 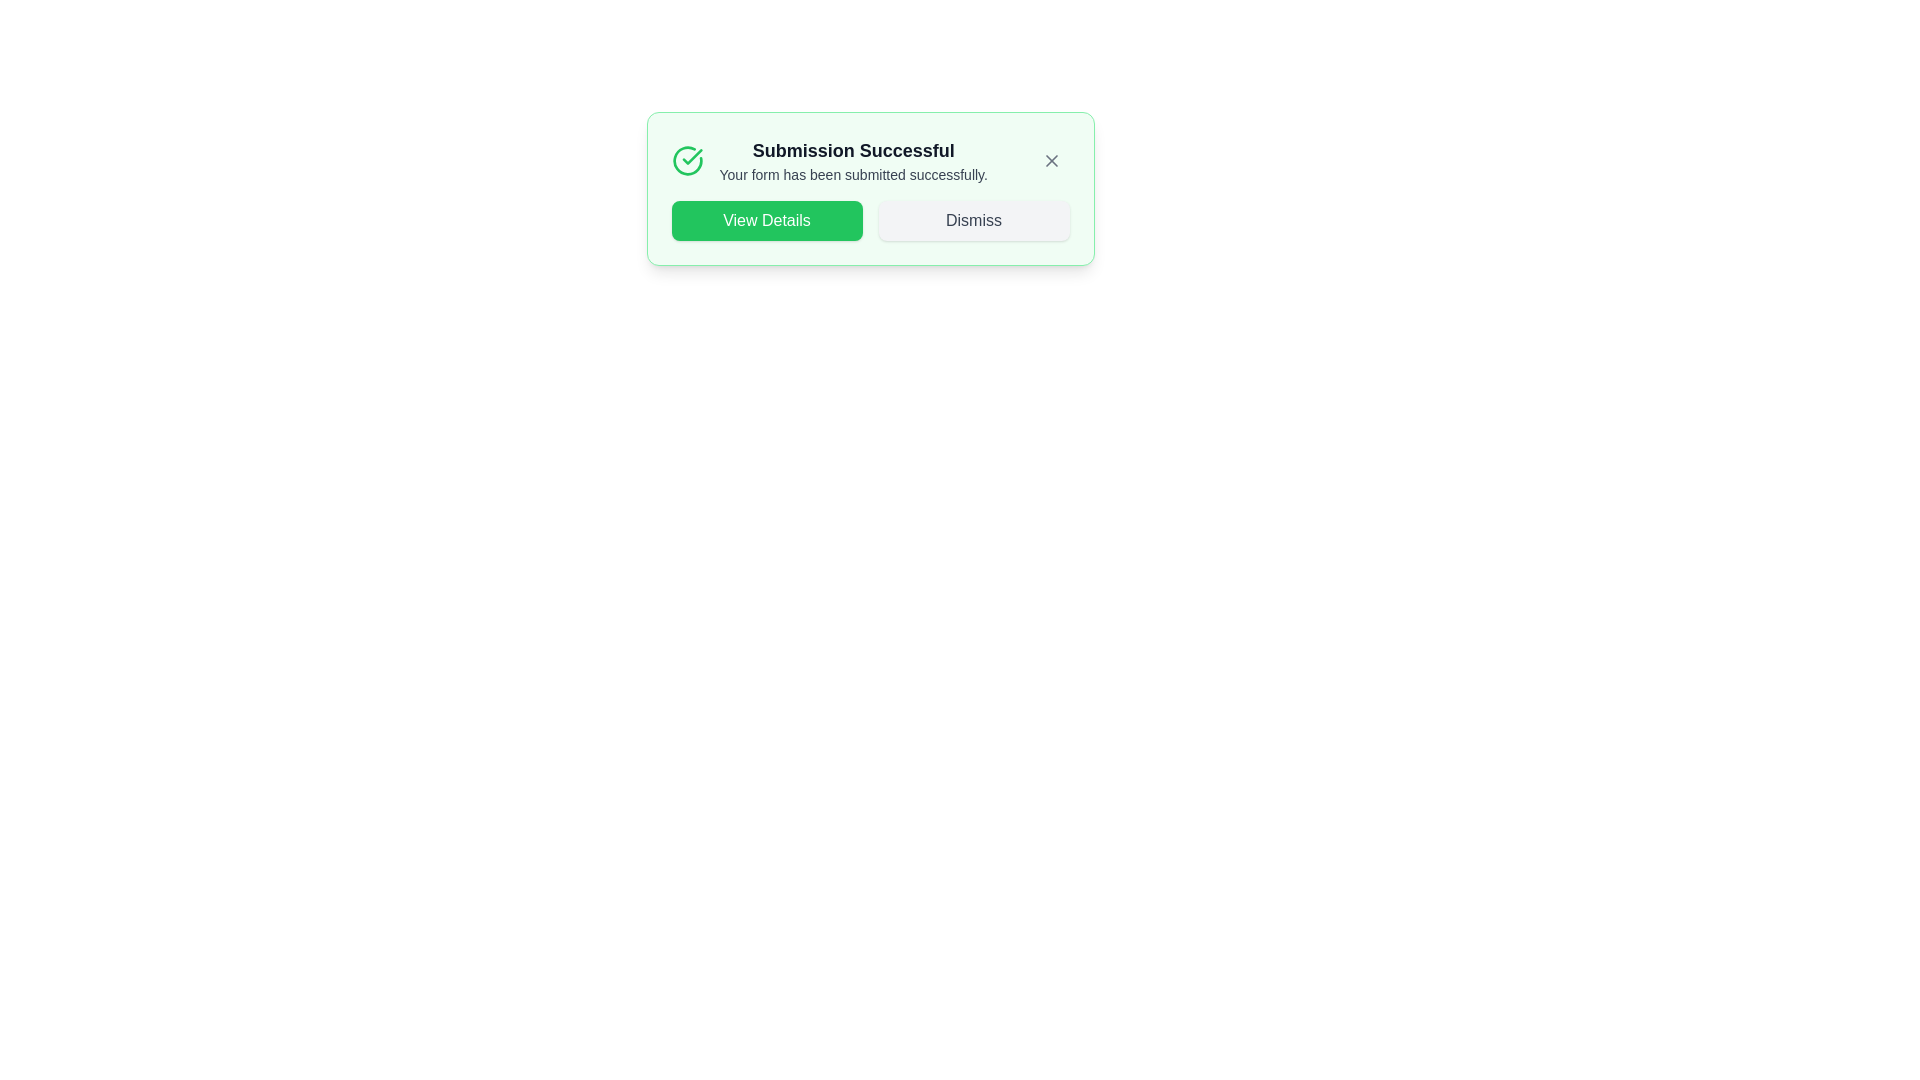 What do you see at coordinates (1050, 160) in the screenshot?
I see `the 'X' button to close the alert` at bounding box center [1050, 160].